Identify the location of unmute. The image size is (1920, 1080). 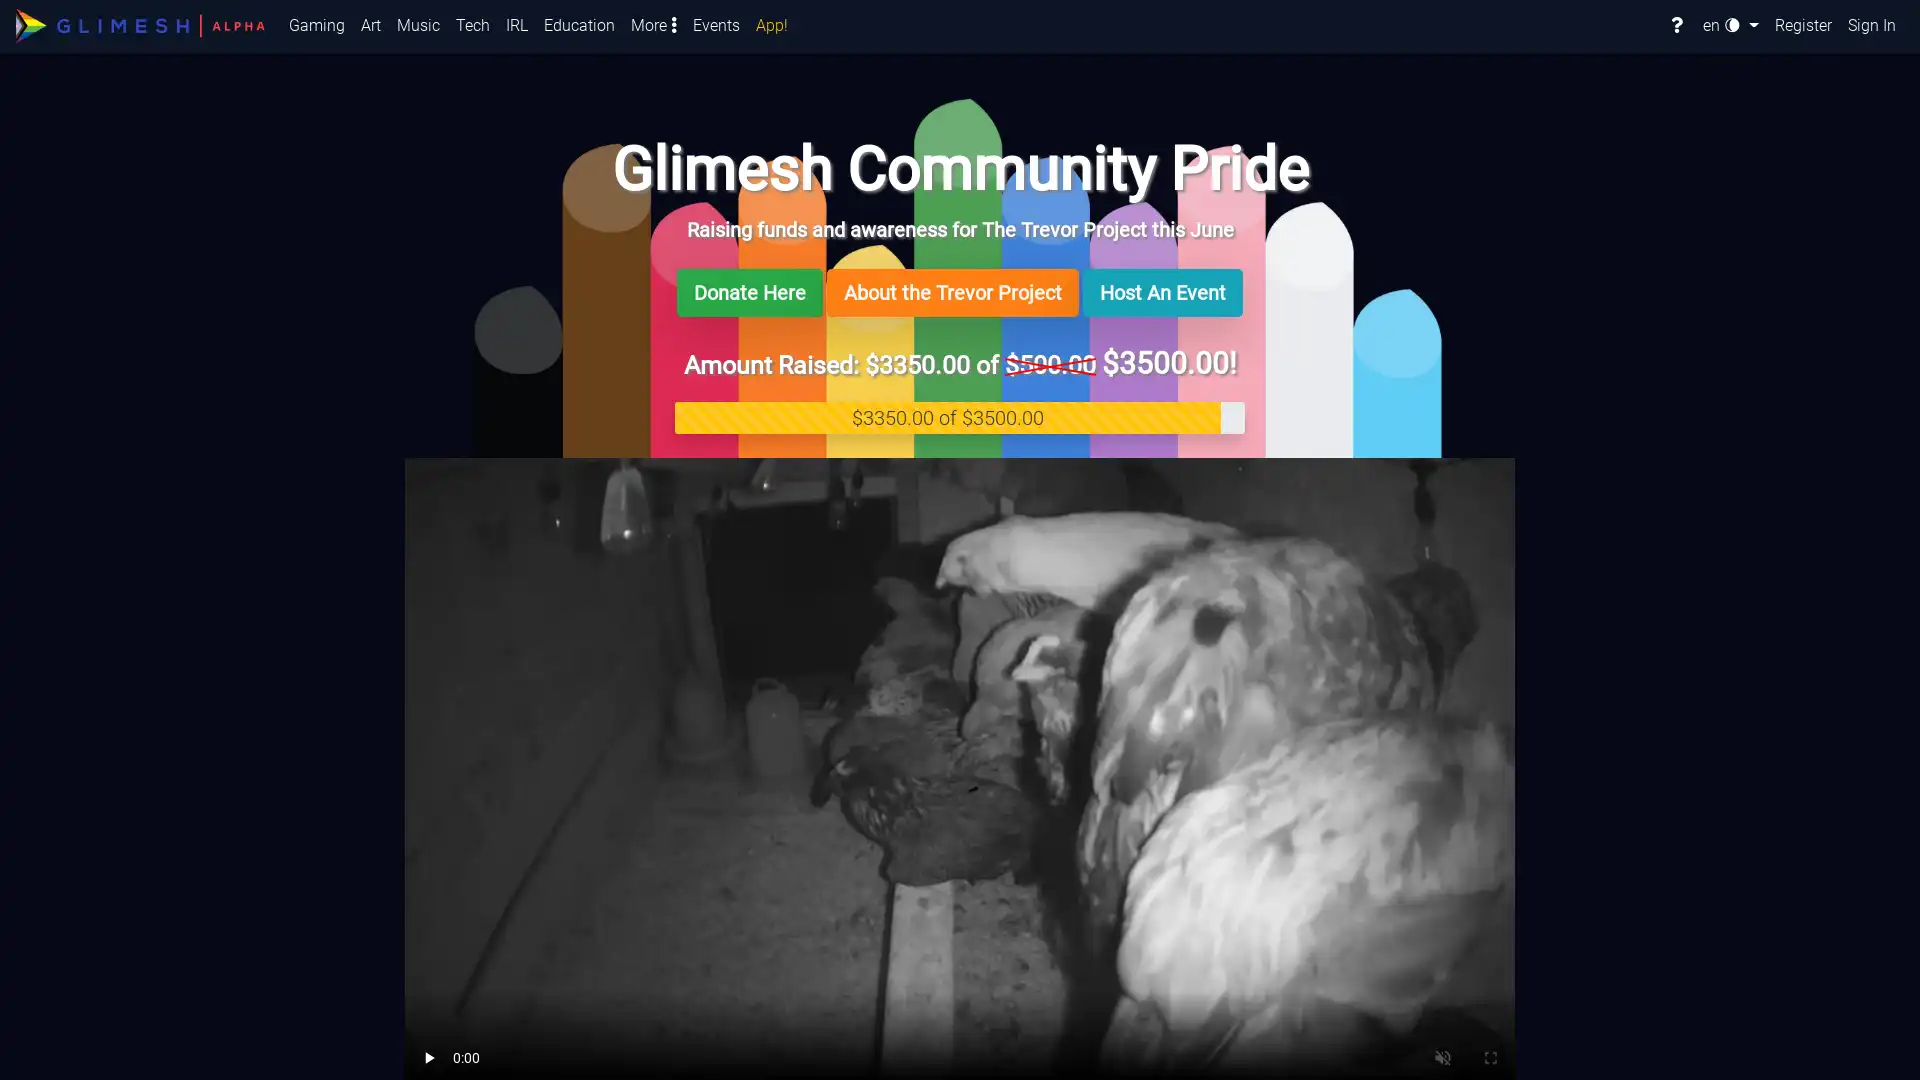
(494, 1054).